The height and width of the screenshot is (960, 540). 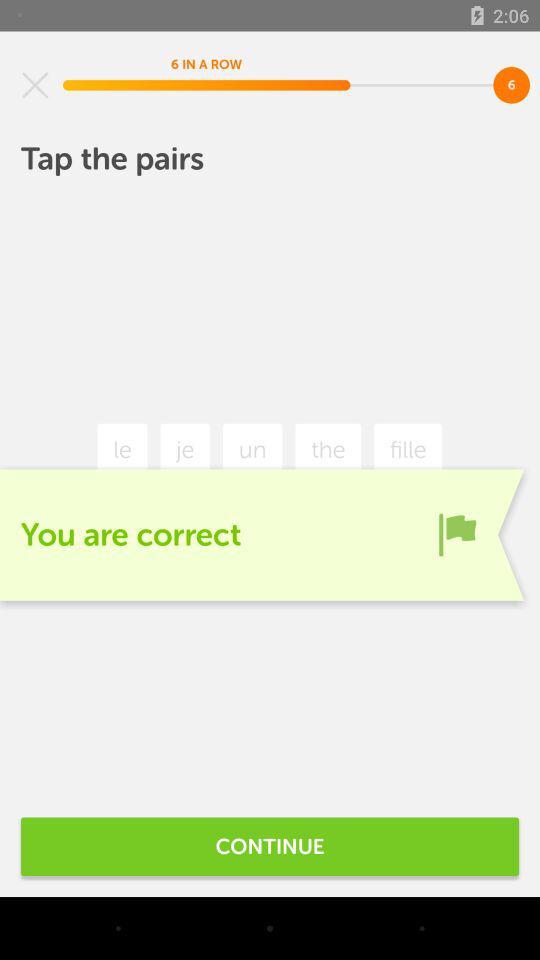 What do you see at coordinates (457, 533) in the screenshot?
I see `icon next to a` at bounding box center [457, 533].